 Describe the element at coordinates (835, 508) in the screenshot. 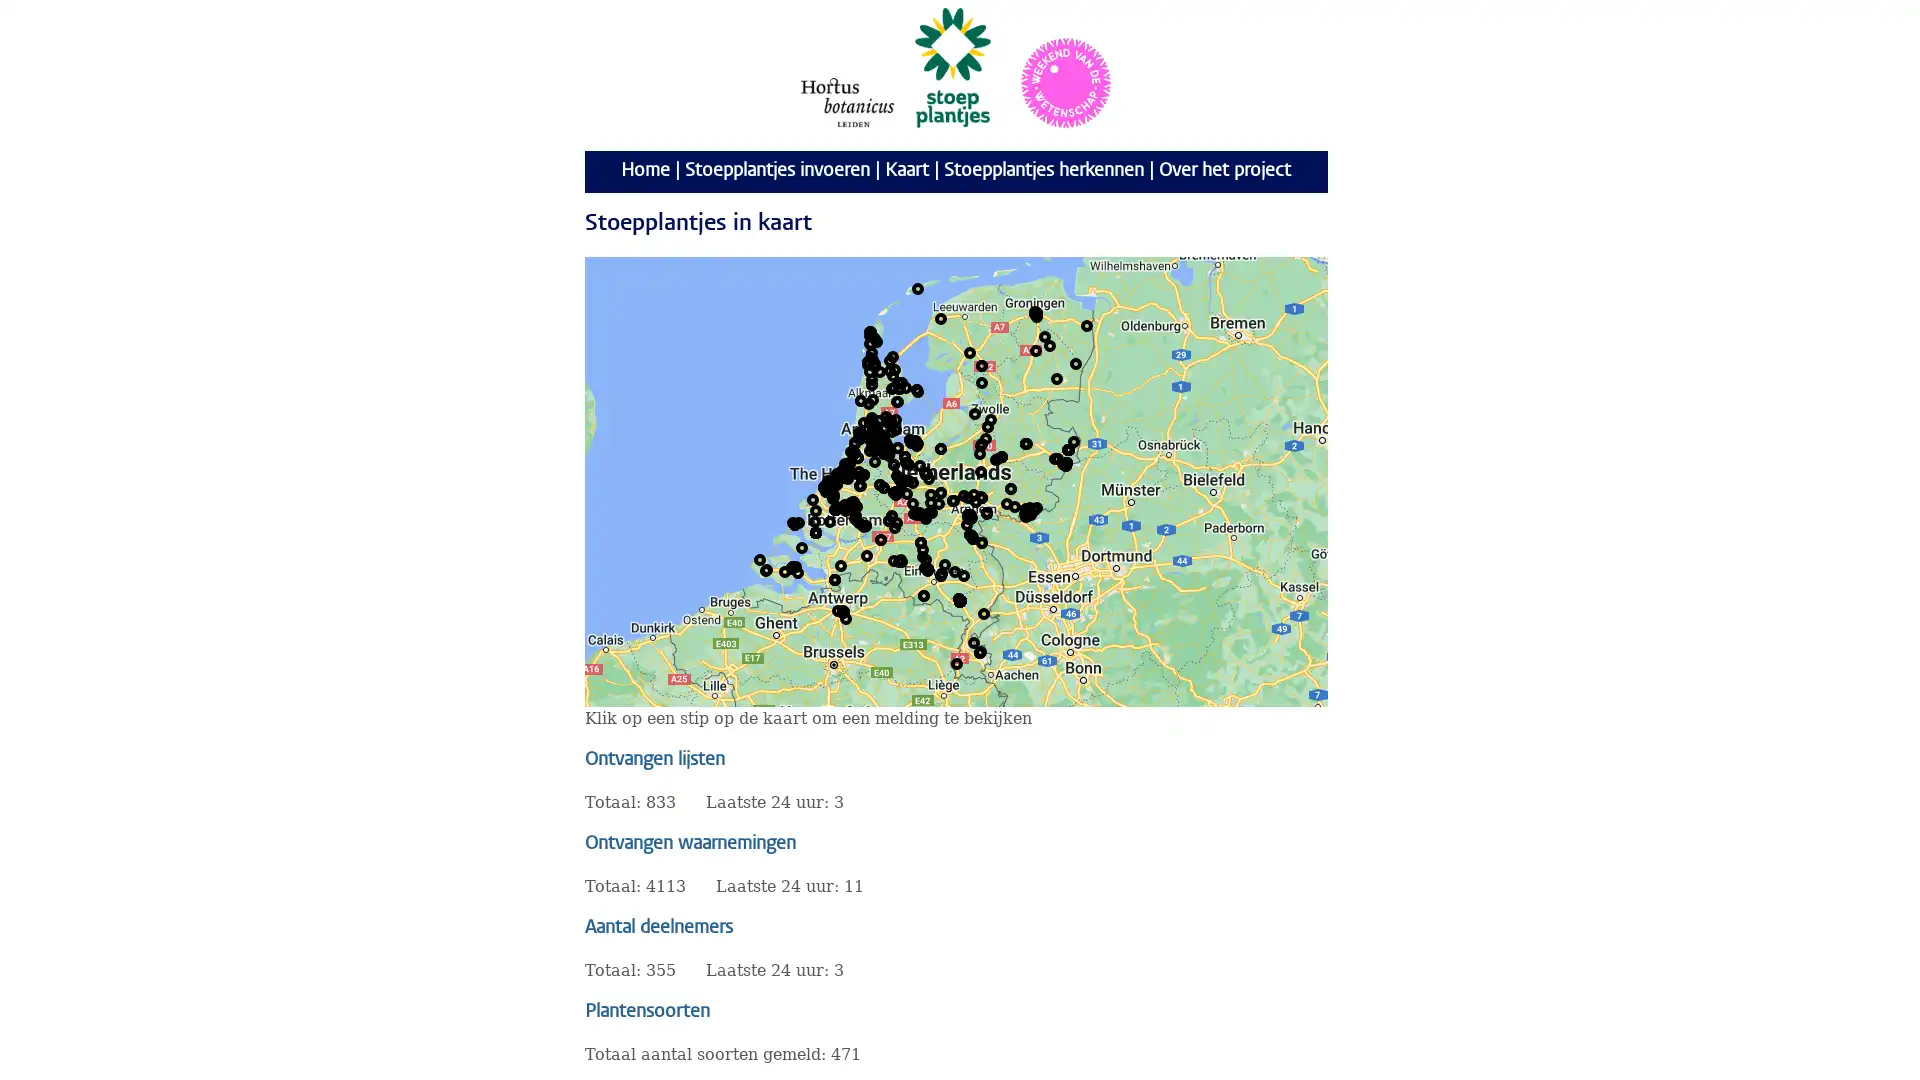

I see `Telling van op 30 mei 2022` at that location.